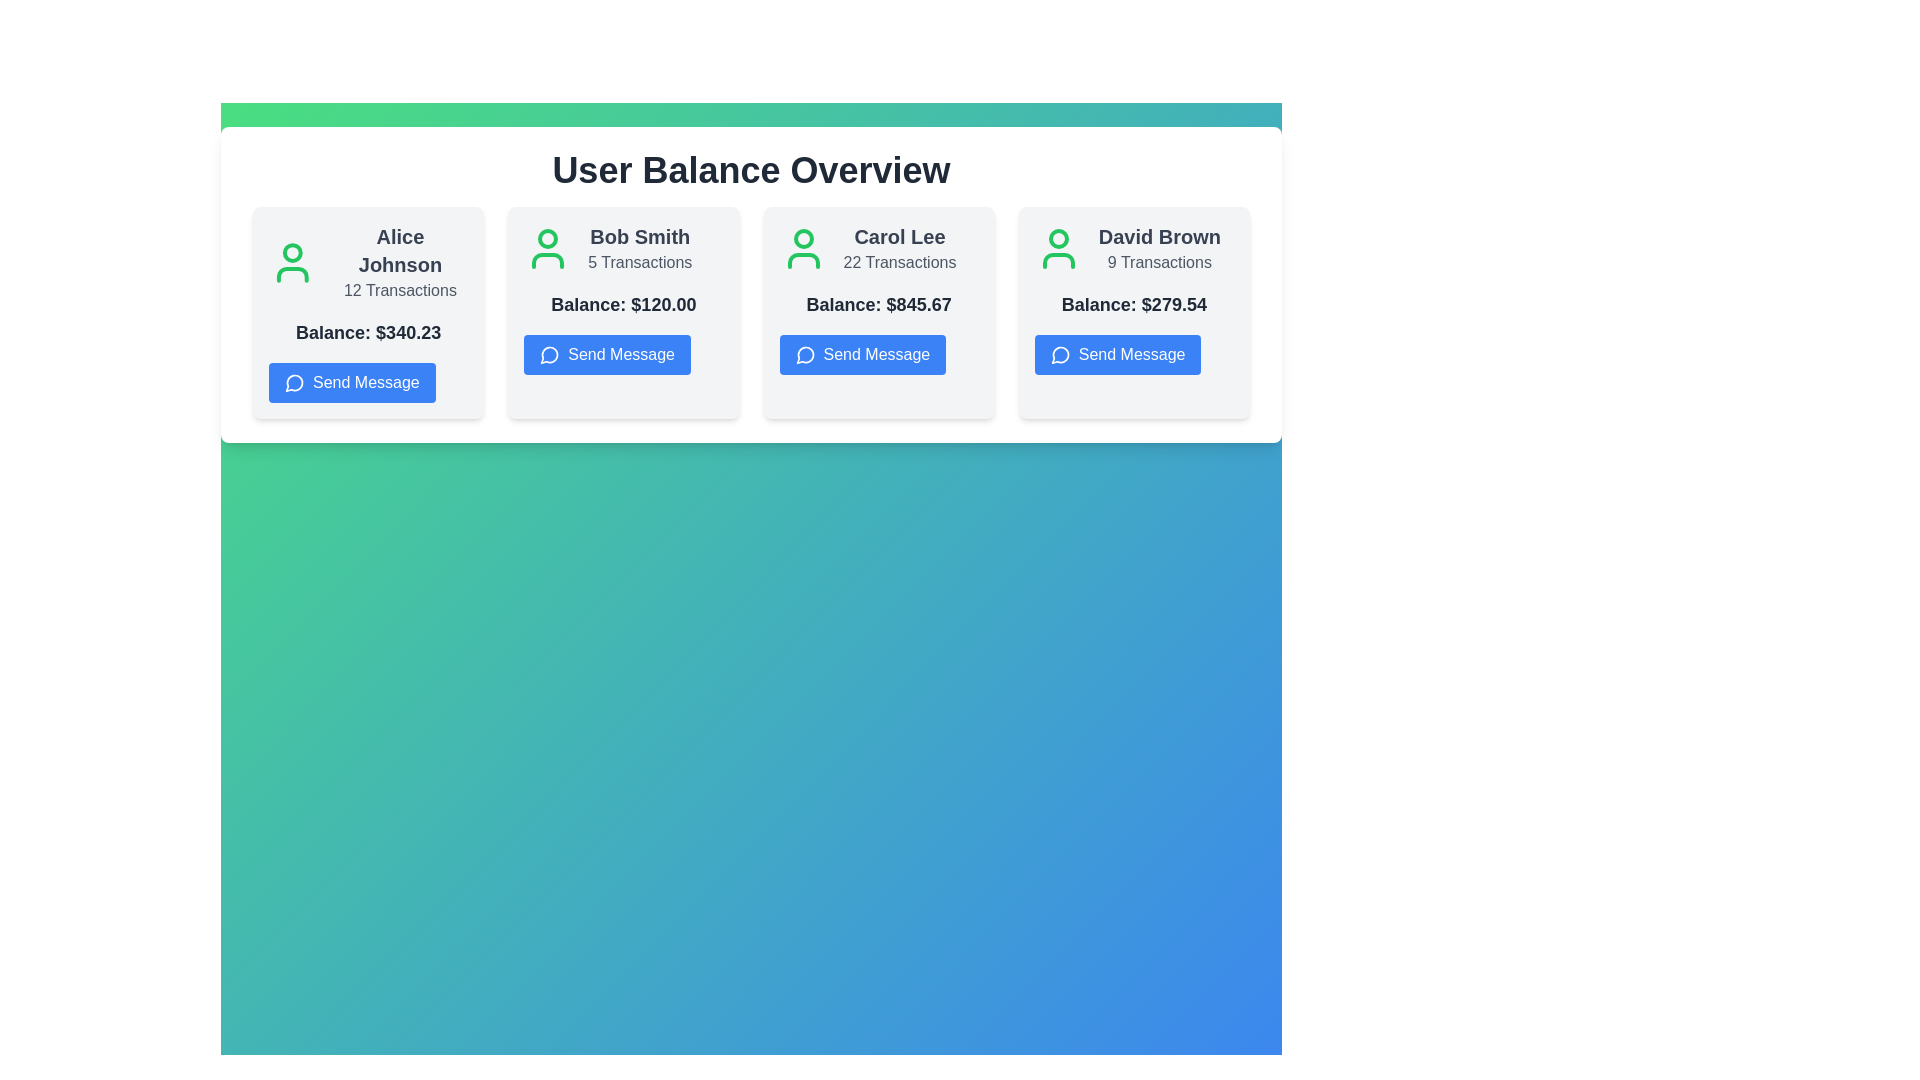 The height and width of the screenshot is (1080, 1920). What do you see at coordinates (606, 353) in the screenshot?
I see `the button located below the 'Balance: $120.00' text in the 'Bob Smith' card to send a message` at bounding box center [606, 353].